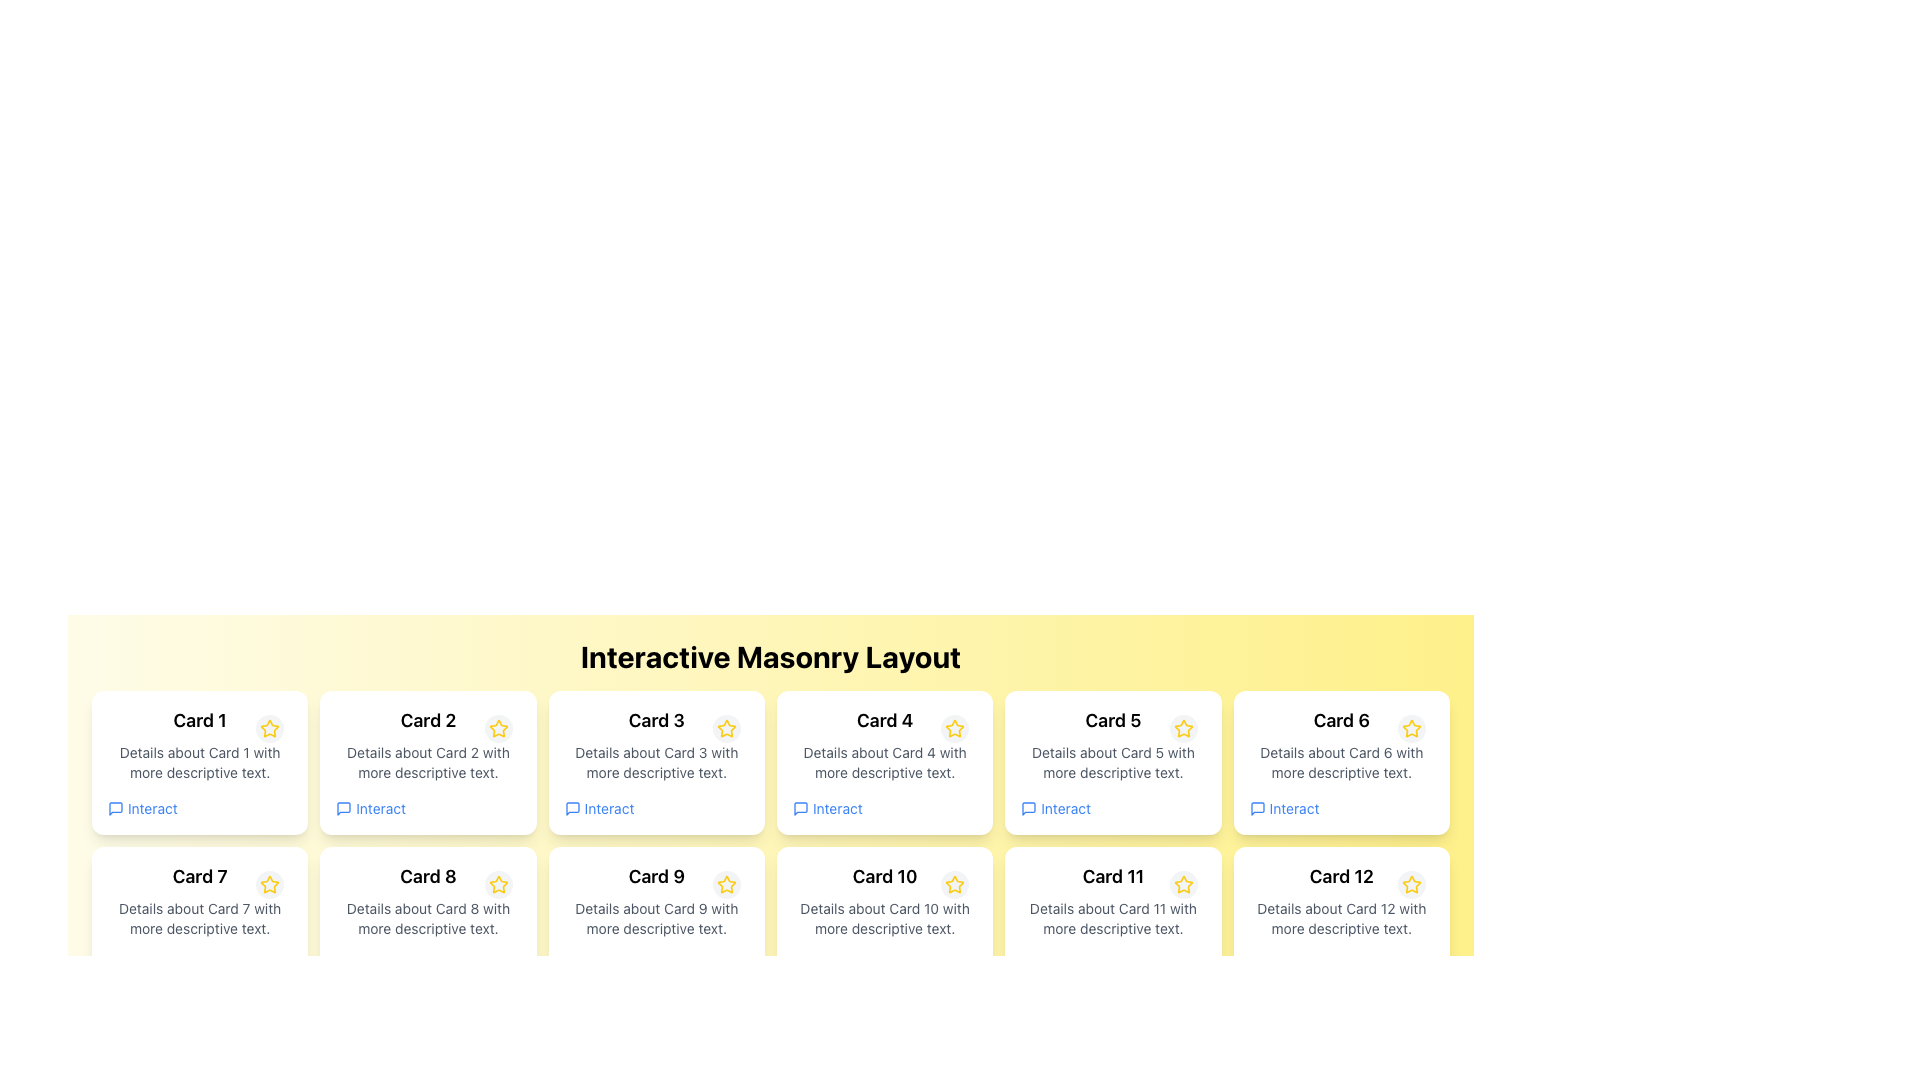 The width and height of the screenshot is (1920, 1080). What do you see at coordinates (656, 721) in the screenshot?
I see `the static text label displaying 'Card 3' located at the top of the card layout in the first row, third column` at bounding box center [656, 721].